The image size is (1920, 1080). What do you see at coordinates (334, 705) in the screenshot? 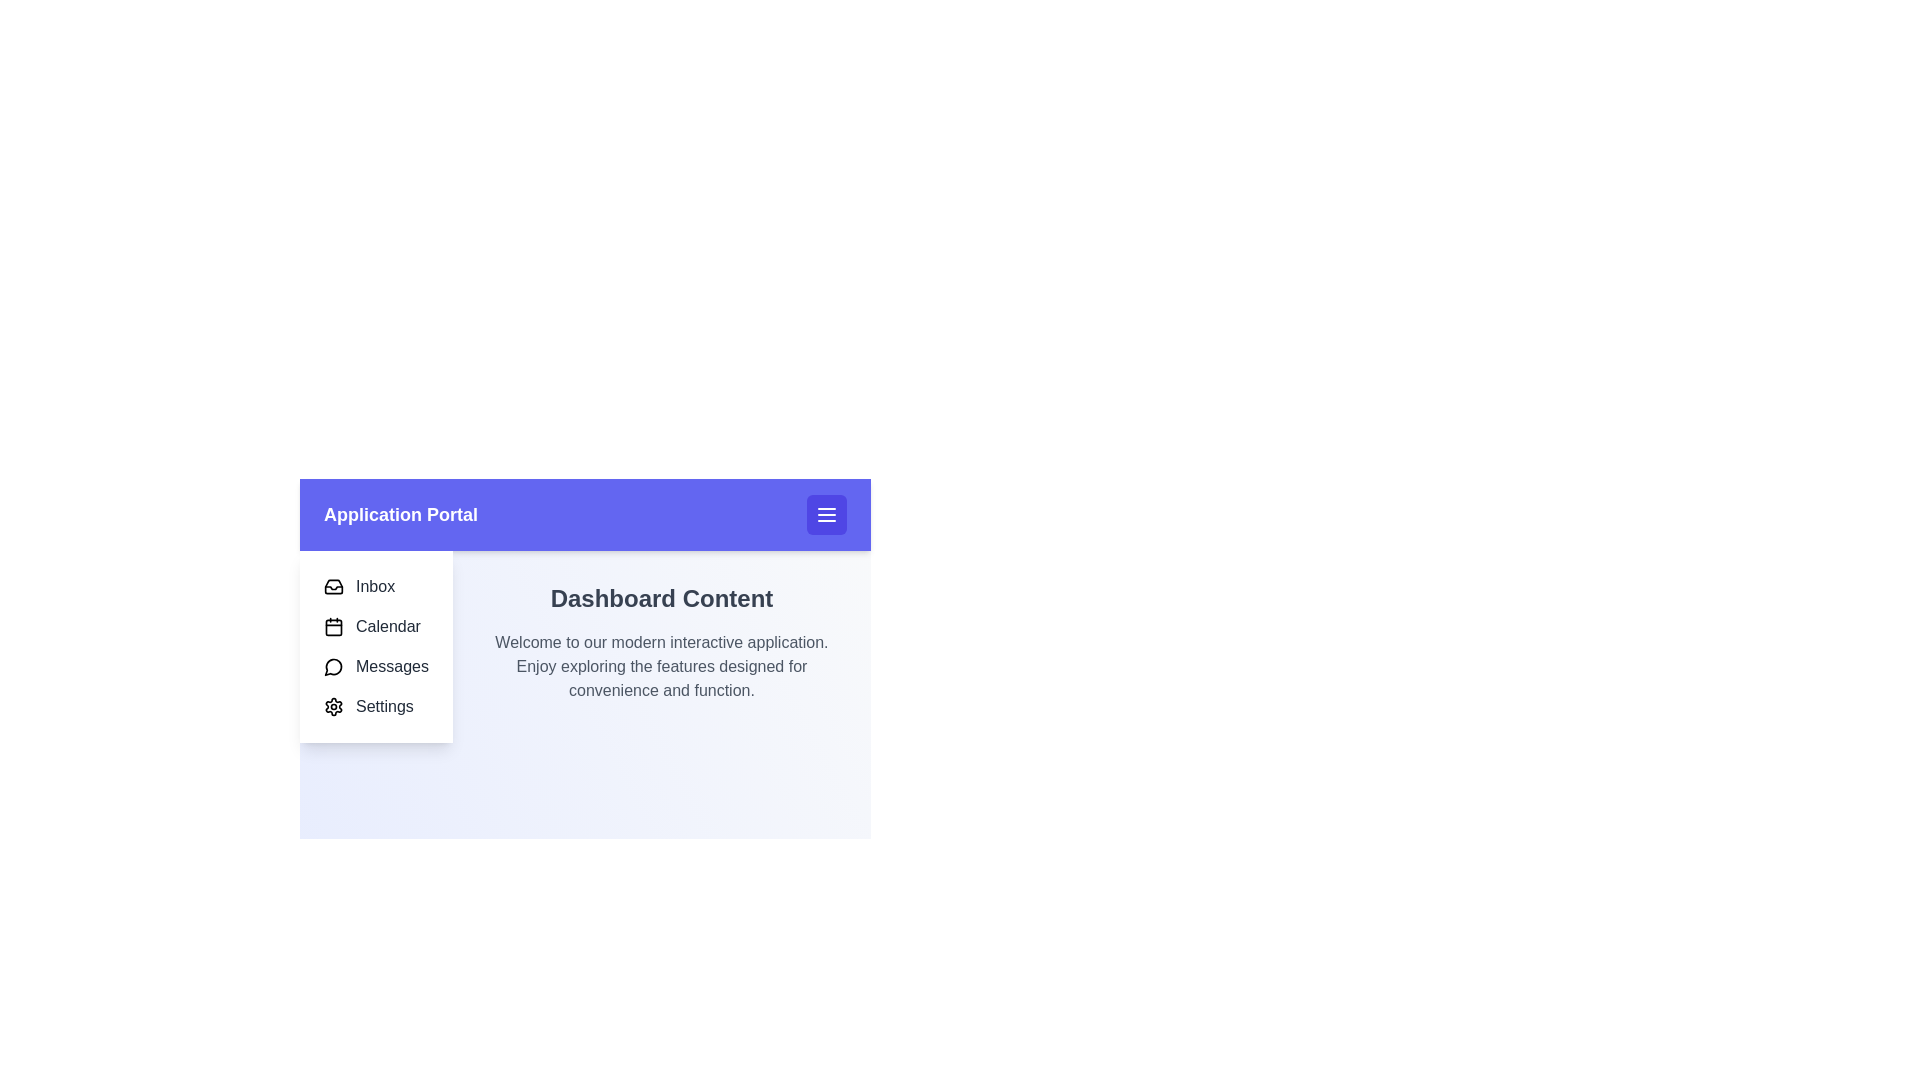
I see `the settings icon located in the vertical navigation menu, which is the leftmost component of the 'Settings' menu item, positioned in the top-left quadrant of the main application interface` at bounding box center [334, 705].